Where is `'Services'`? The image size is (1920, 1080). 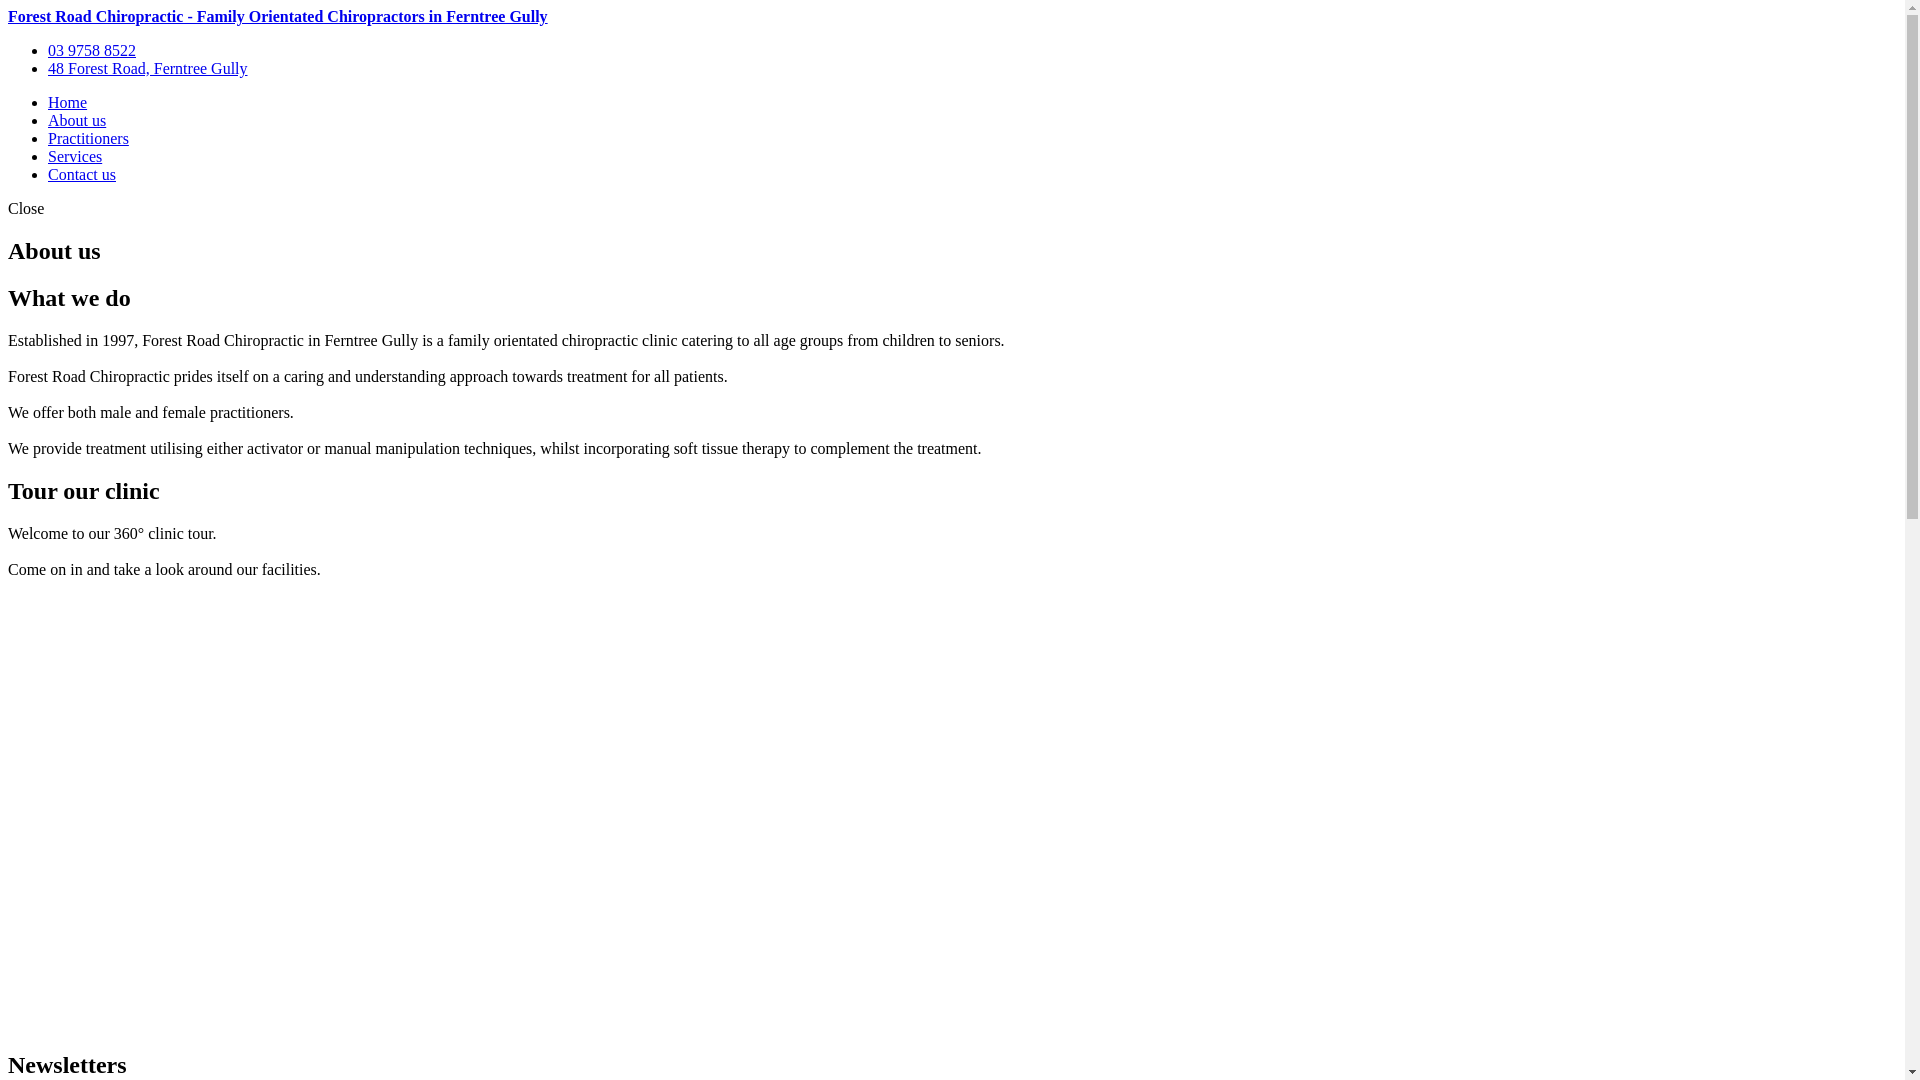 'Services' is located at coordinates (75, 155).